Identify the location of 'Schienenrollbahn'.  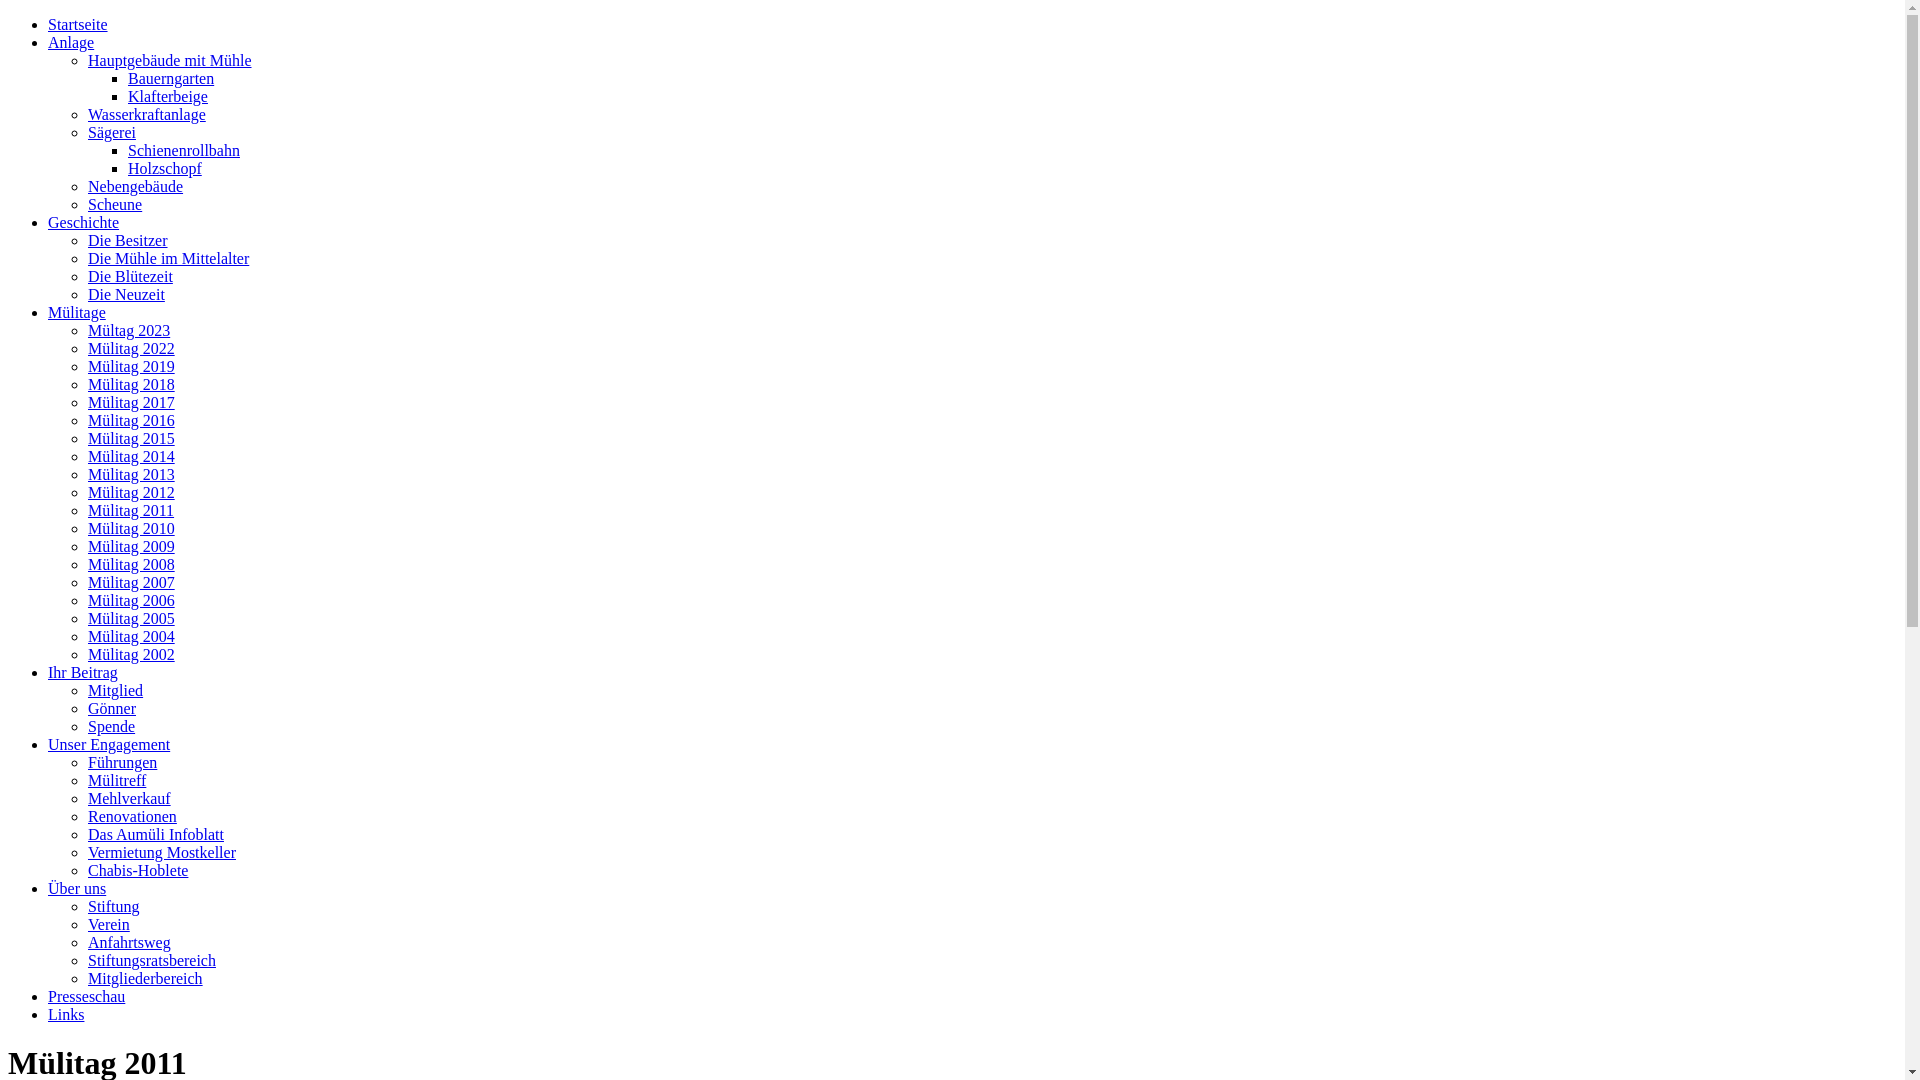
(183, 149).